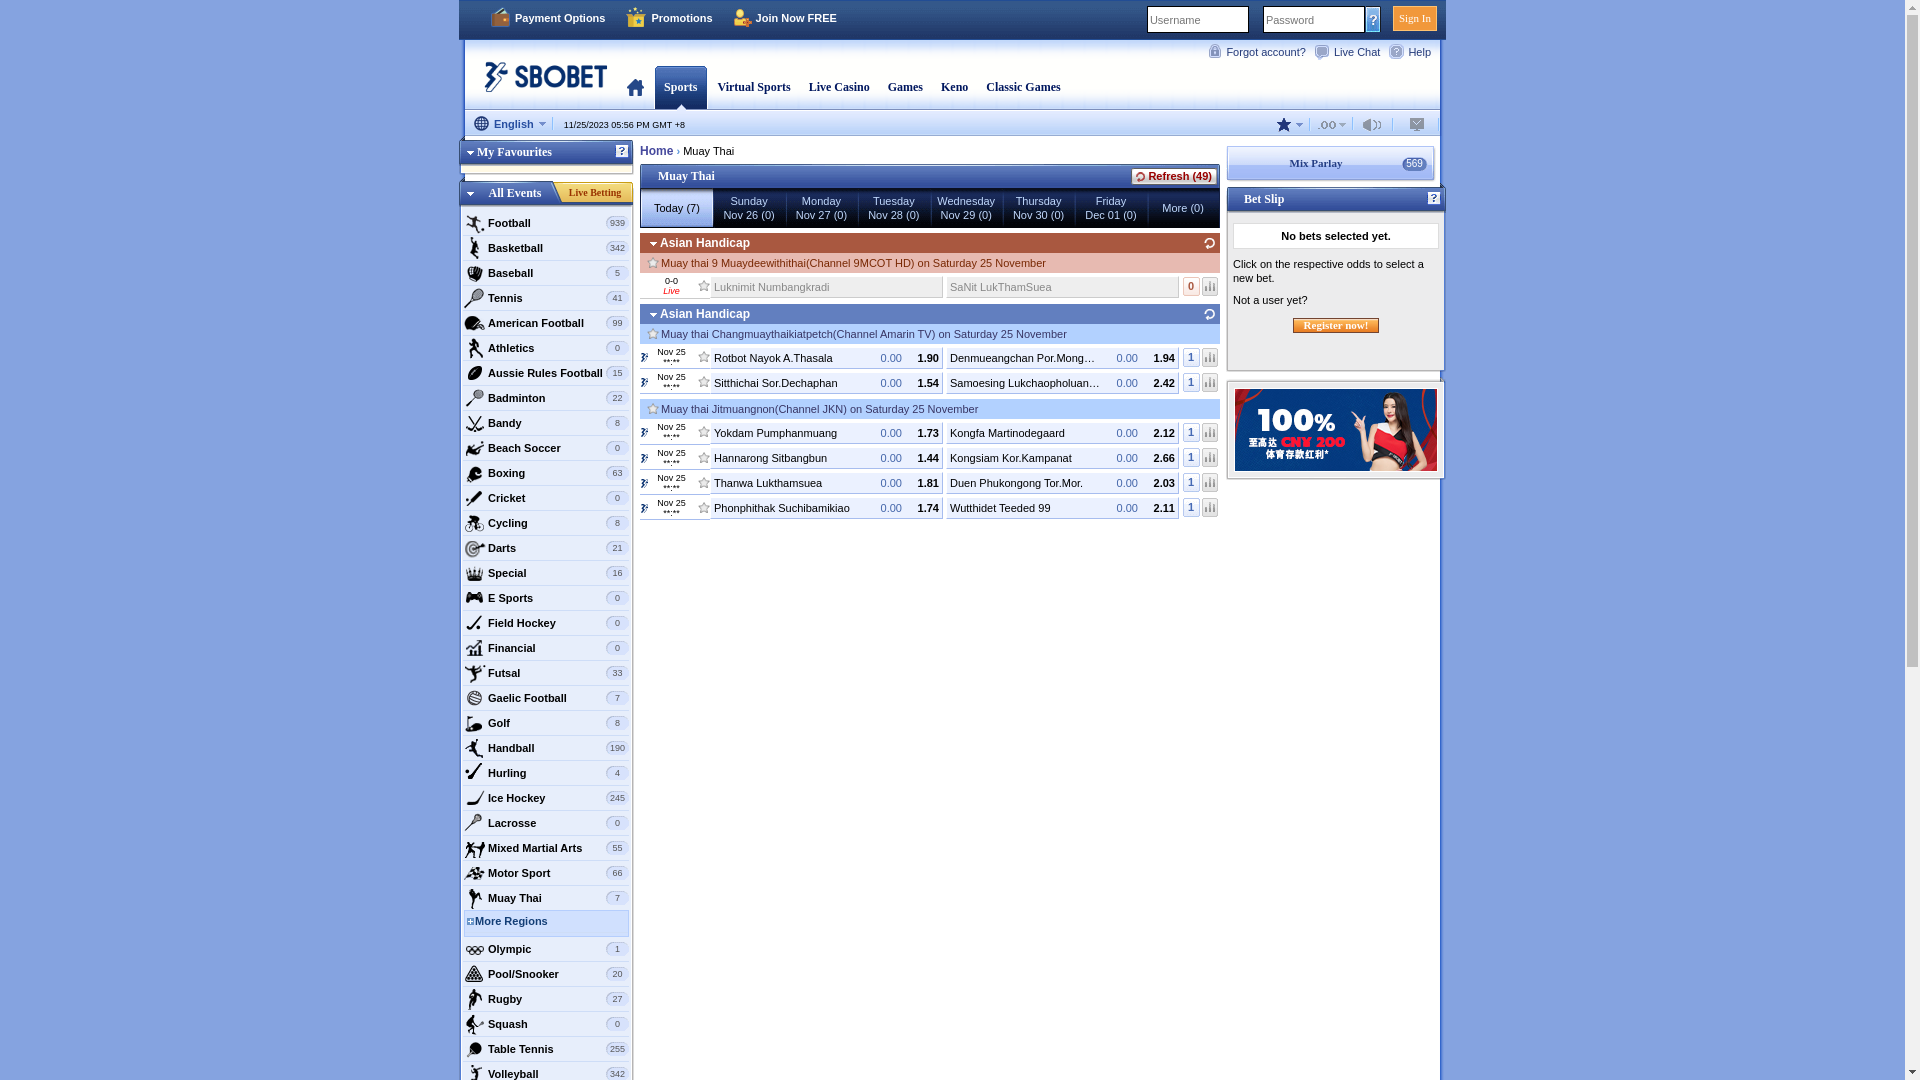 The image size is (1920, 1080). Describe the element at coordinates (1412, 50) in the screenshot. I see `'Help'` at that location.